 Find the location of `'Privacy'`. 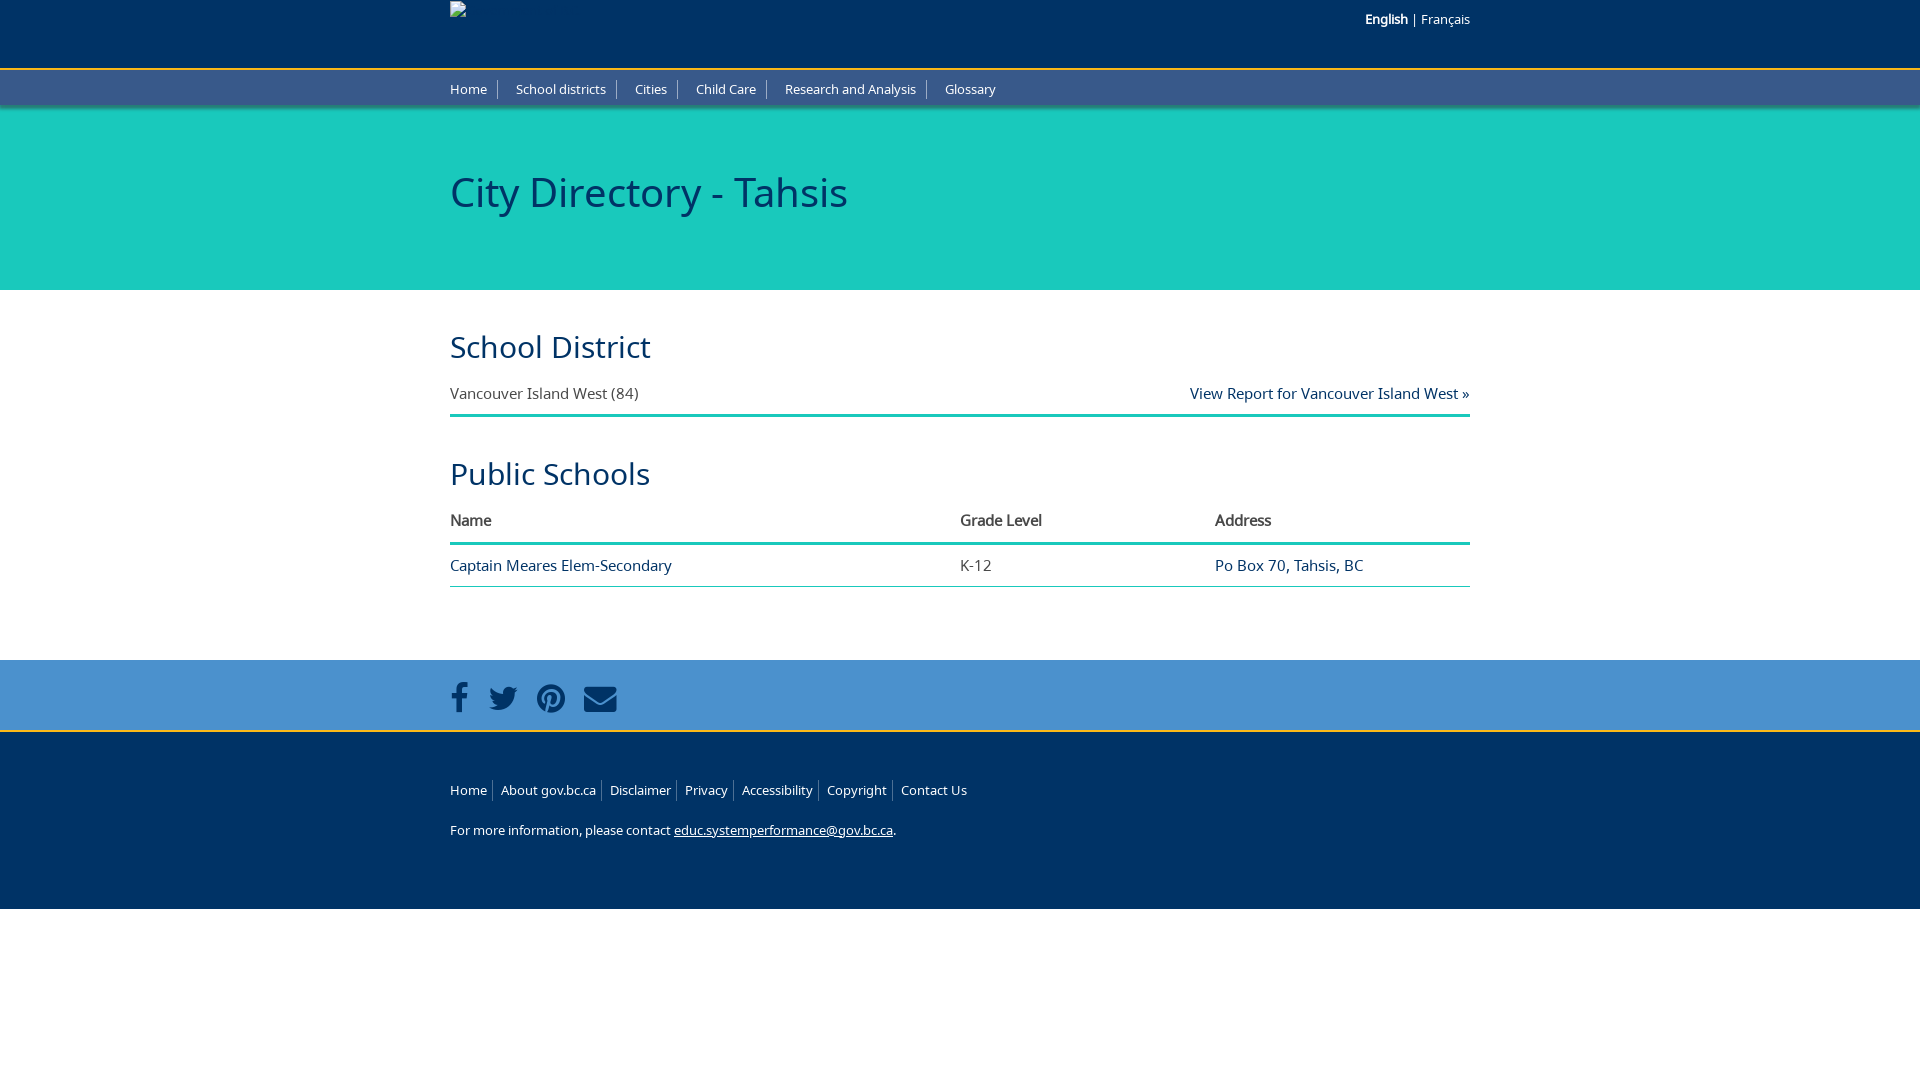

'Privacy' is located at coordinates (706, 789).